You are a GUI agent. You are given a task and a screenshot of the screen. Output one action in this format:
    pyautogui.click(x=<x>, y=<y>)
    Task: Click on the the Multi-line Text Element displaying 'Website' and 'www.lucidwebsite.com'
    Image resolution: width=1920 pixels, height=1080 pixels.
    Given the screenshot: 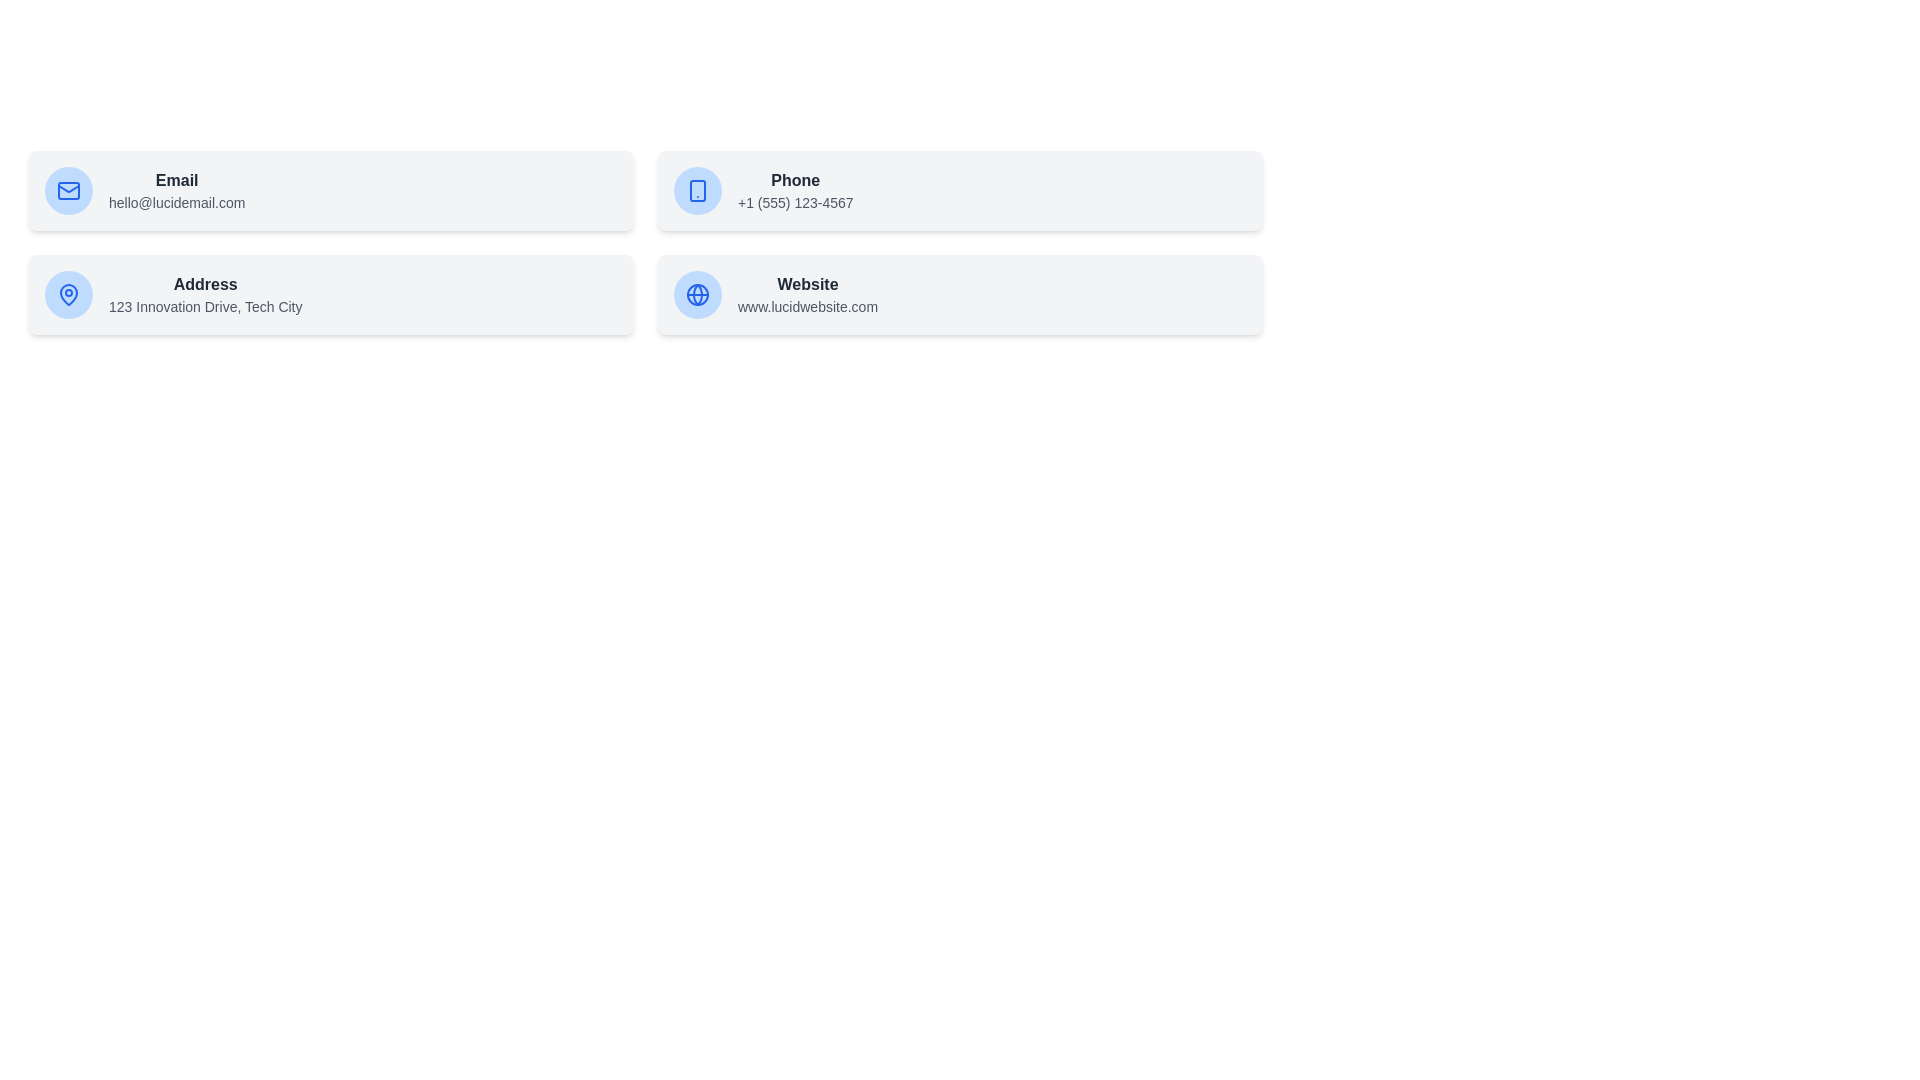 What is the action you would take?
    pyautogui.click(x=807, y=294)
    